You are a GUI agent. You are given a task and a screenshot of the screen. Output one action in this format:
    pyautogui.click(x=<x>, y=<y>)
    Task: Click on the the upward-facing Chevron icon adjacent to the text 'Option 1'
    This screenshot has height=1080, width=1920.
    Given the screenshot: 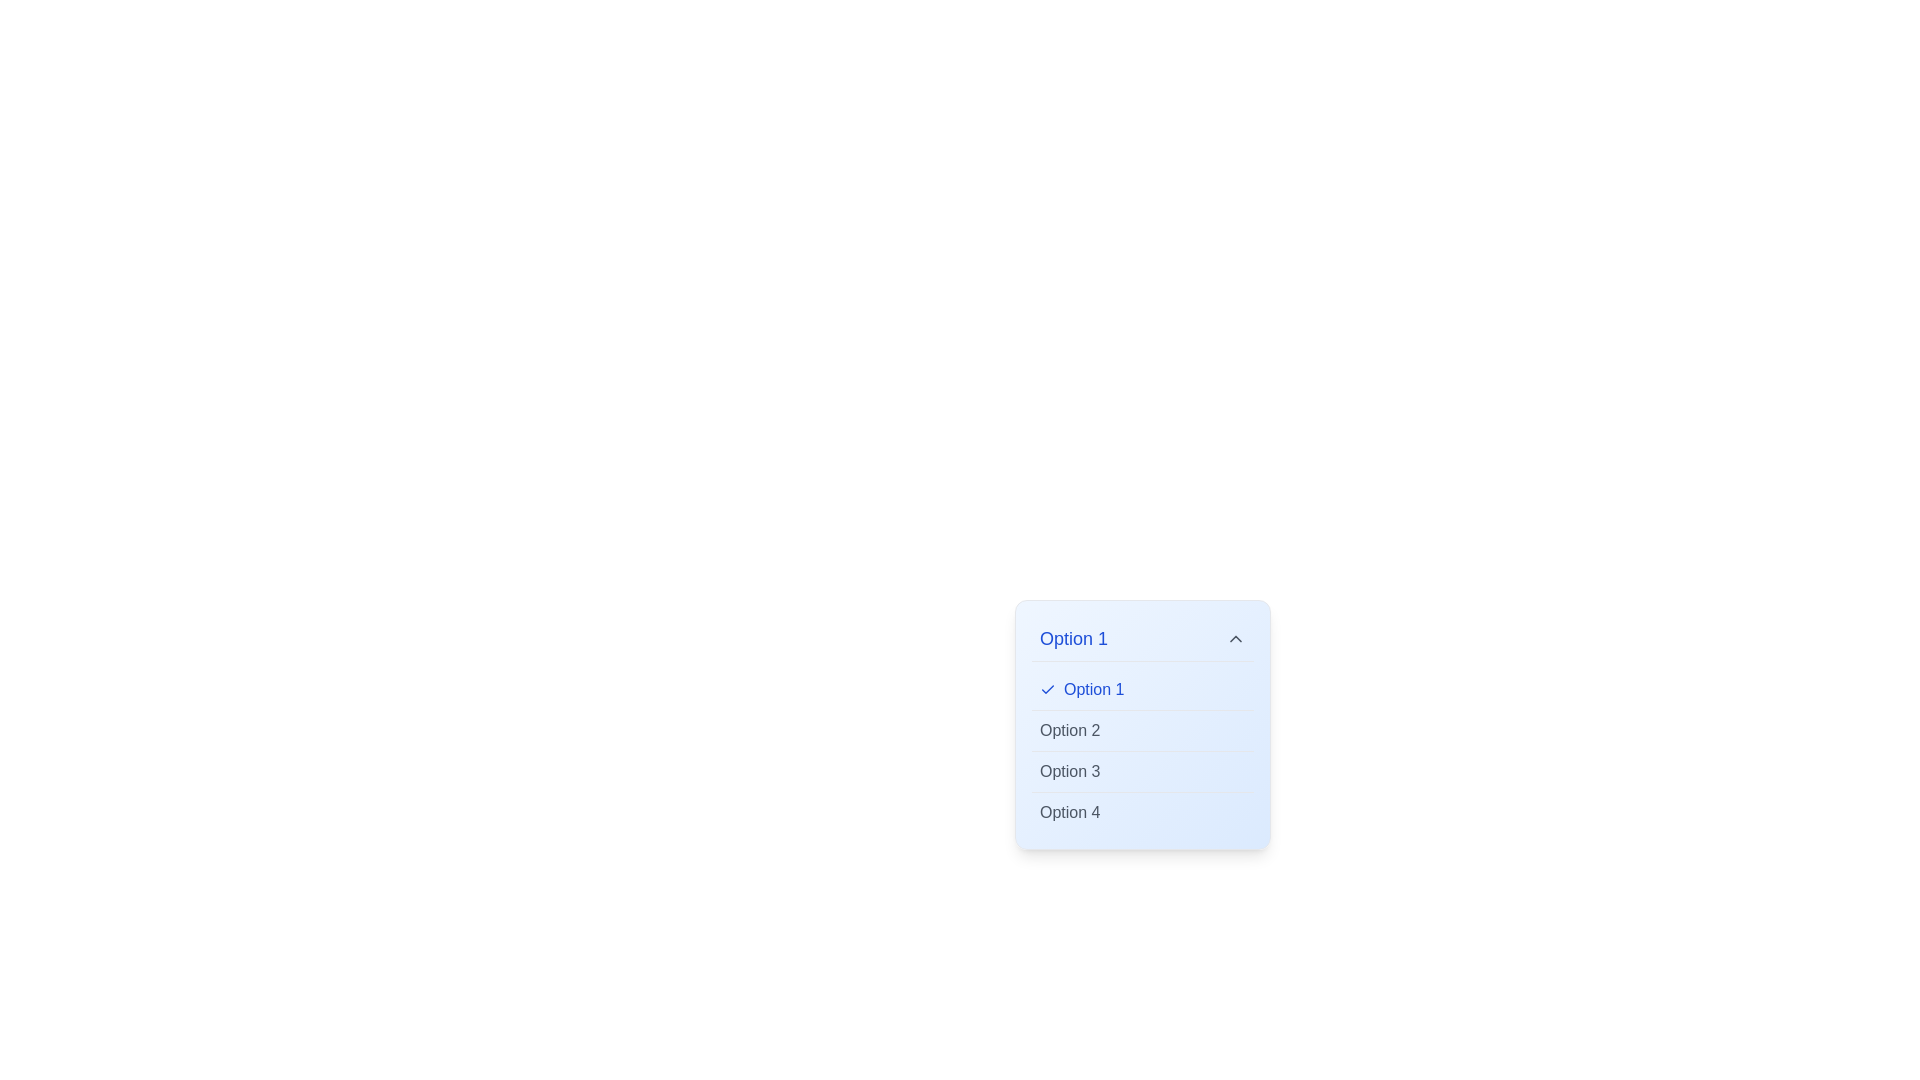 What is the action you would take?
    pyautogui.click(x=1235, y=639)
    